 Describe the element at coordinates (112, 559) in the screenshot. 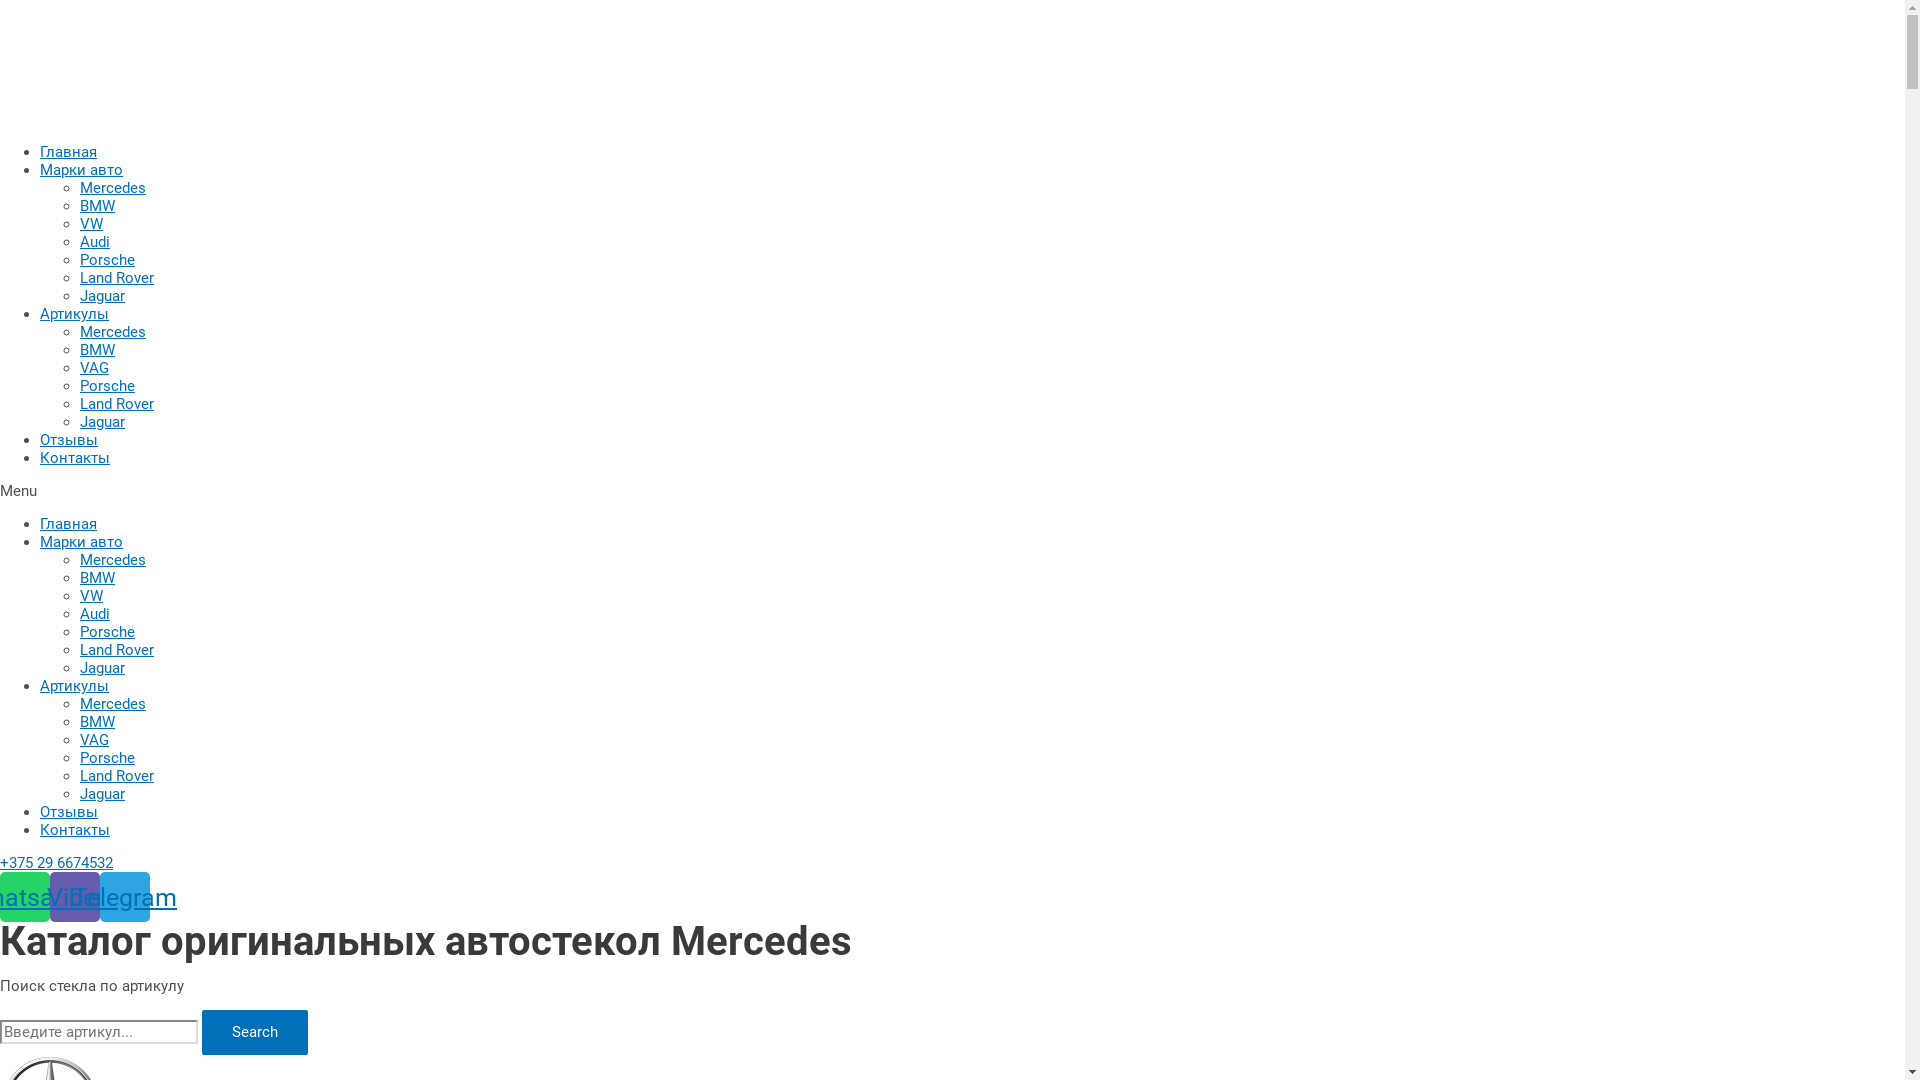

I see `'Mercedes'` at that location.